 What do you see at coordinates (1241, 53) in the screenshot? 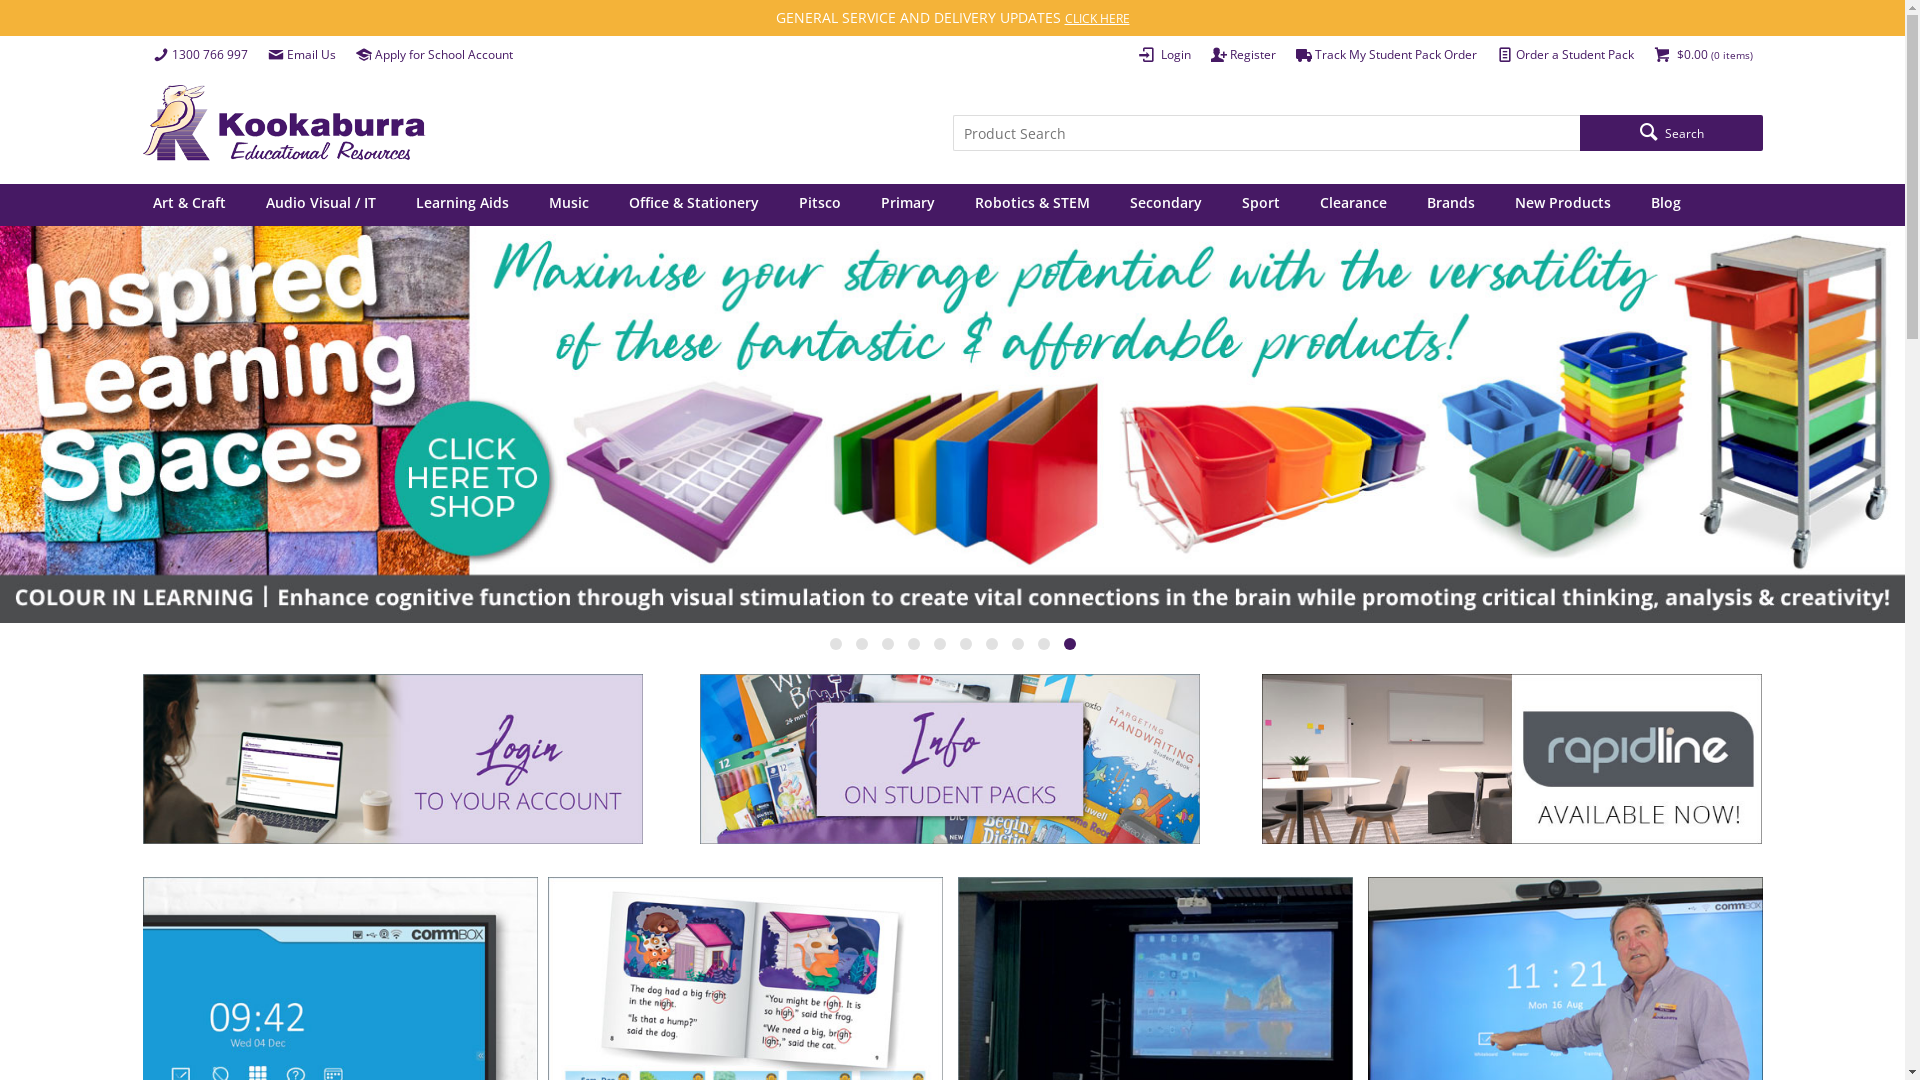
I see `'Register'` at bounding box center [1241, 53].